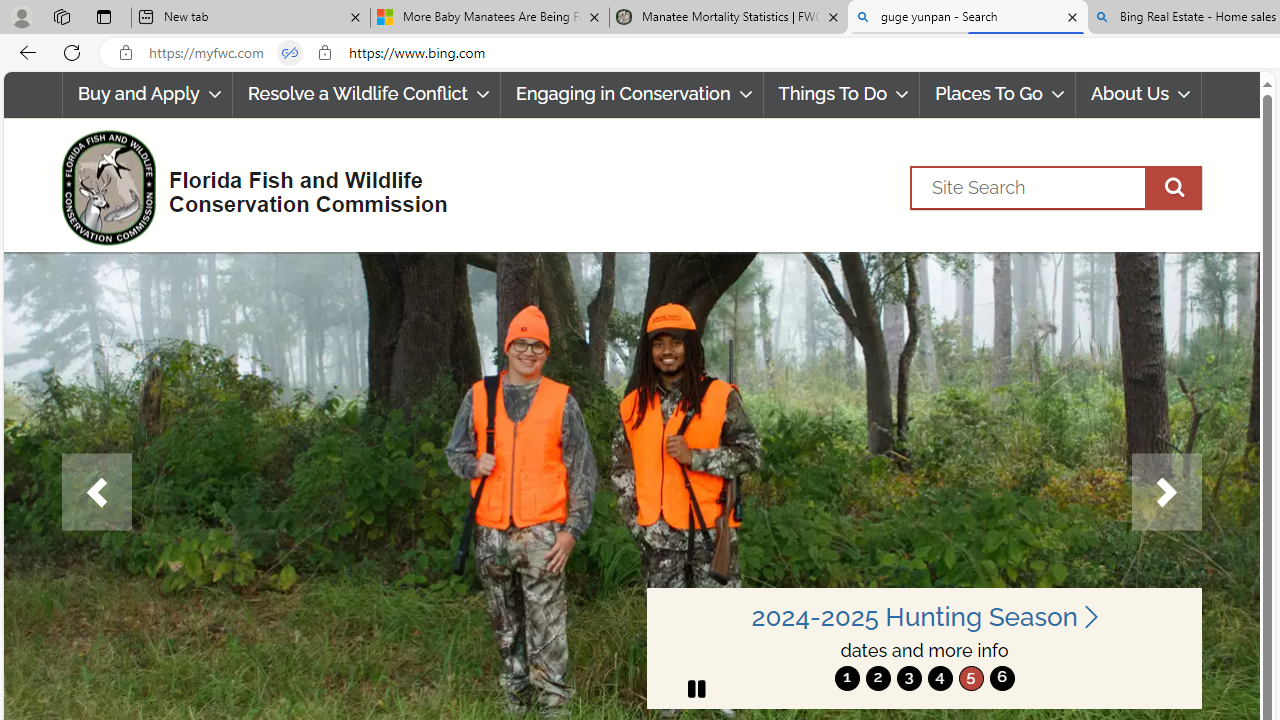  I want to click on 'About Us', so click(1139, 94).